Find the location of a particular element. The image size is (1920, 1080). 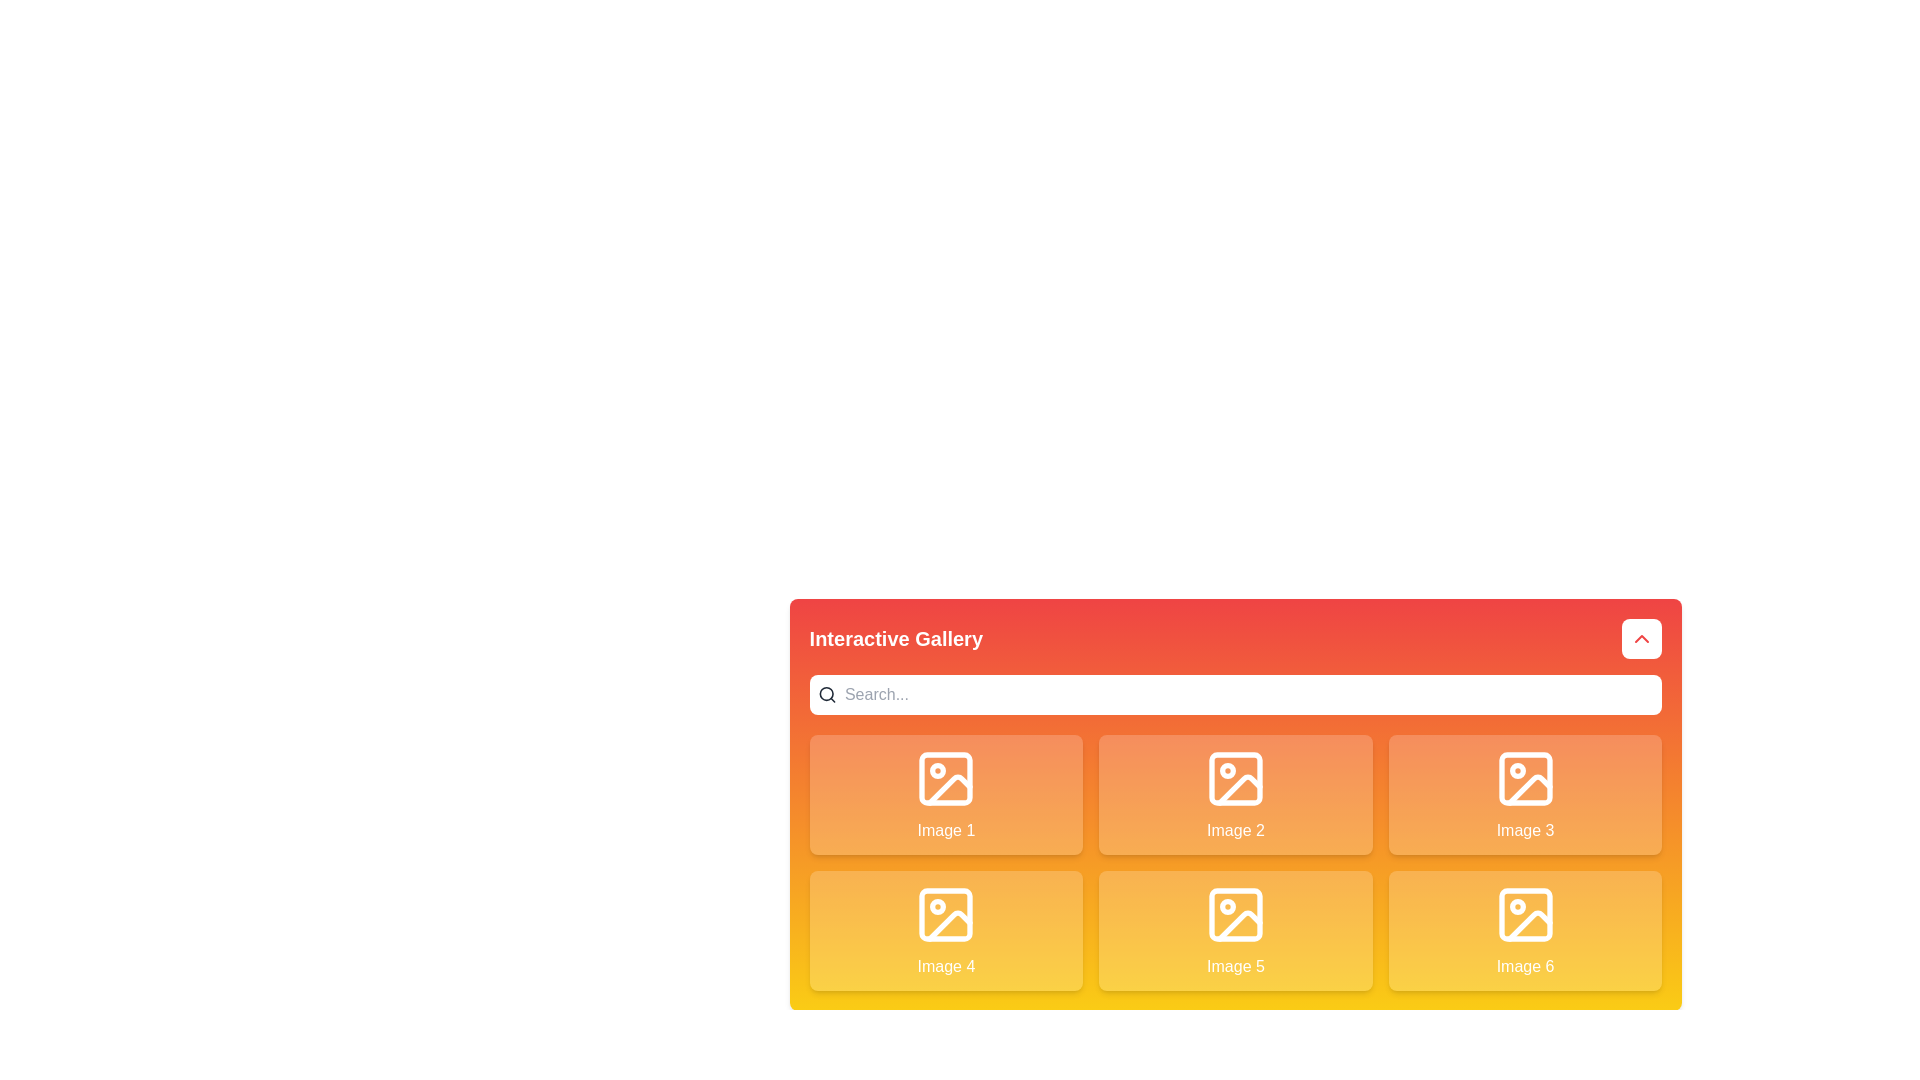

the decorative graphical component of the icon located in the fifth image slot, which symbolizes part of the icon's design in the bottom-left corner is located at coordinates (1238, 926).